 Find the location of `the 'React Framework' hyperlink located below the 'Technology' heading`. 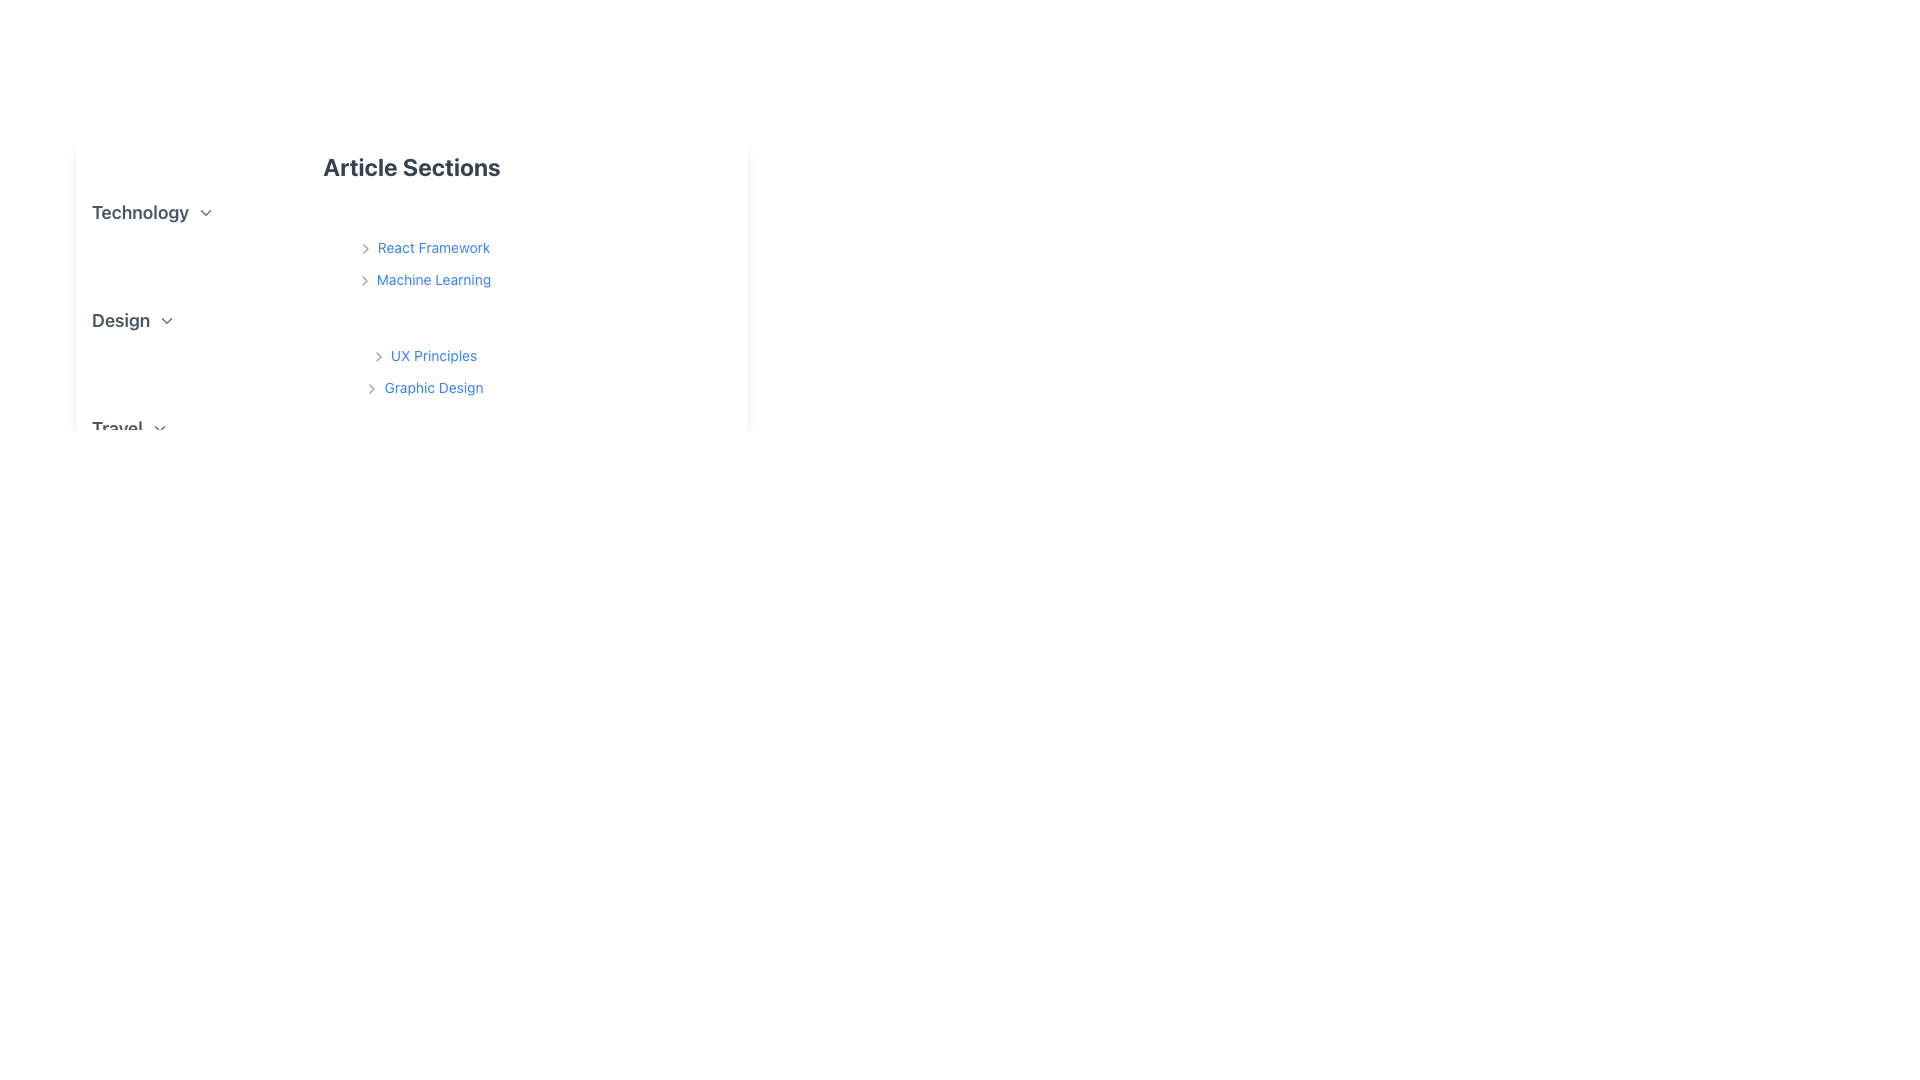

the 'React Framework' hyperlink located below the 'Technology' heading is located at coordinates (422, 261).